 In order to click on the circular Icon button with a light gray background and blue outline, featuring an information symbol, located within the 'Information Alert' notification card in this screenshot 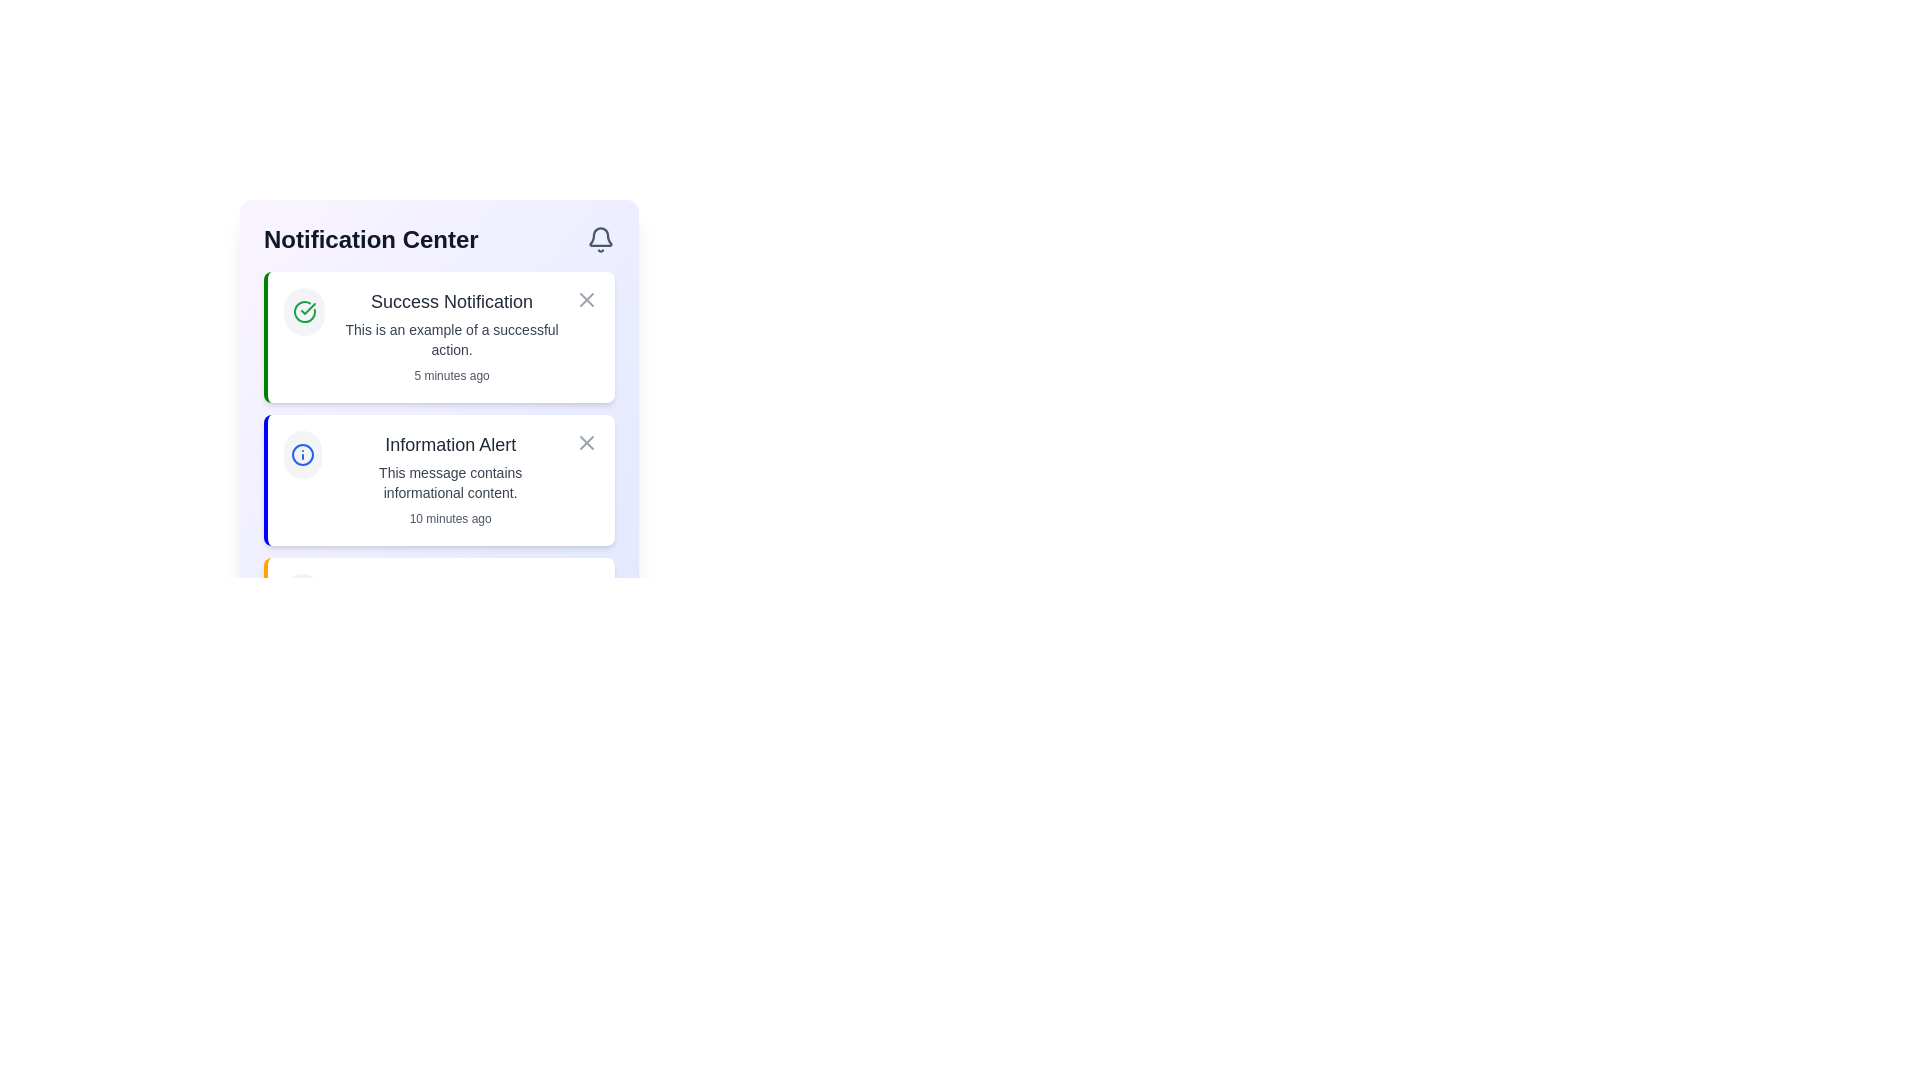, I will do `click(302, 455)`.